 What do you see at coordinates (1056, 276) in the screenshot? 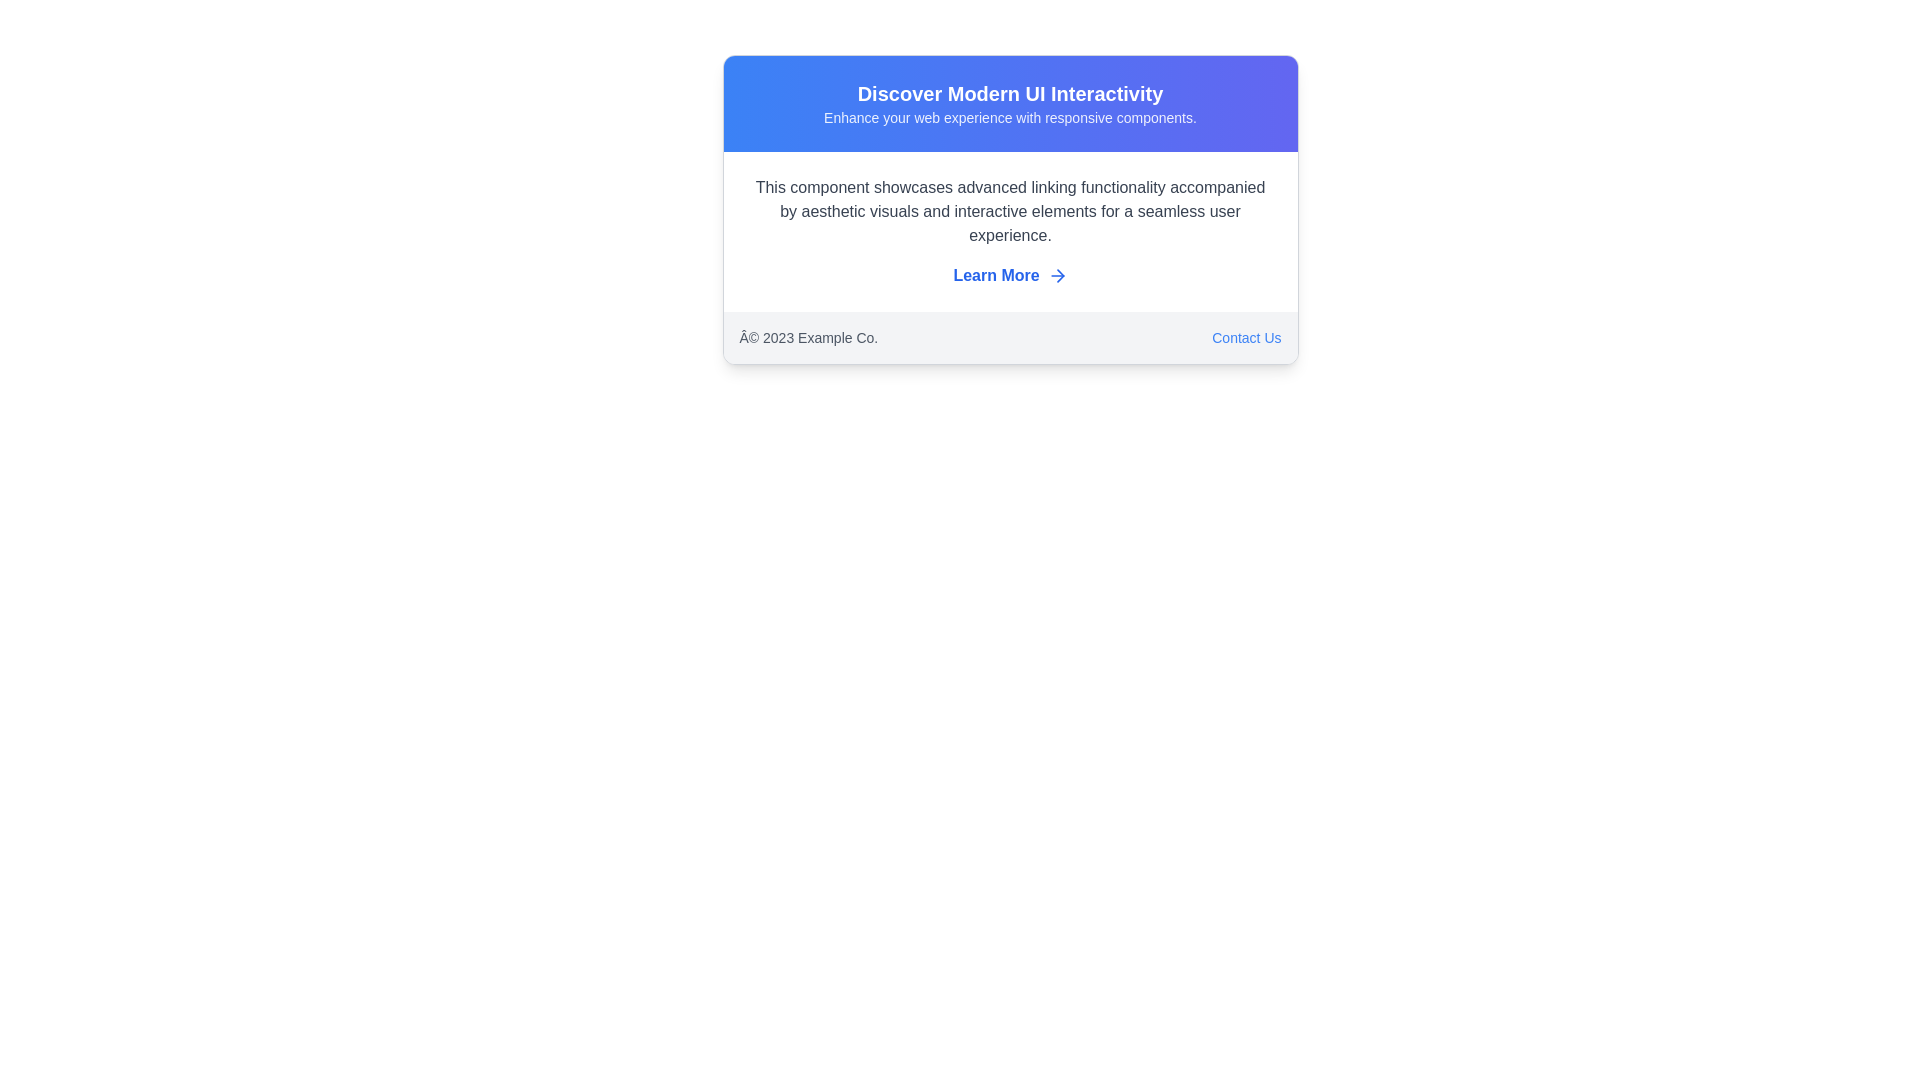
I see `the rightward-pointing arrow icon styled as an SVG graphic, which is located to the immediate right of the 'Learn More' text link` at bounding box center [1056, 276].